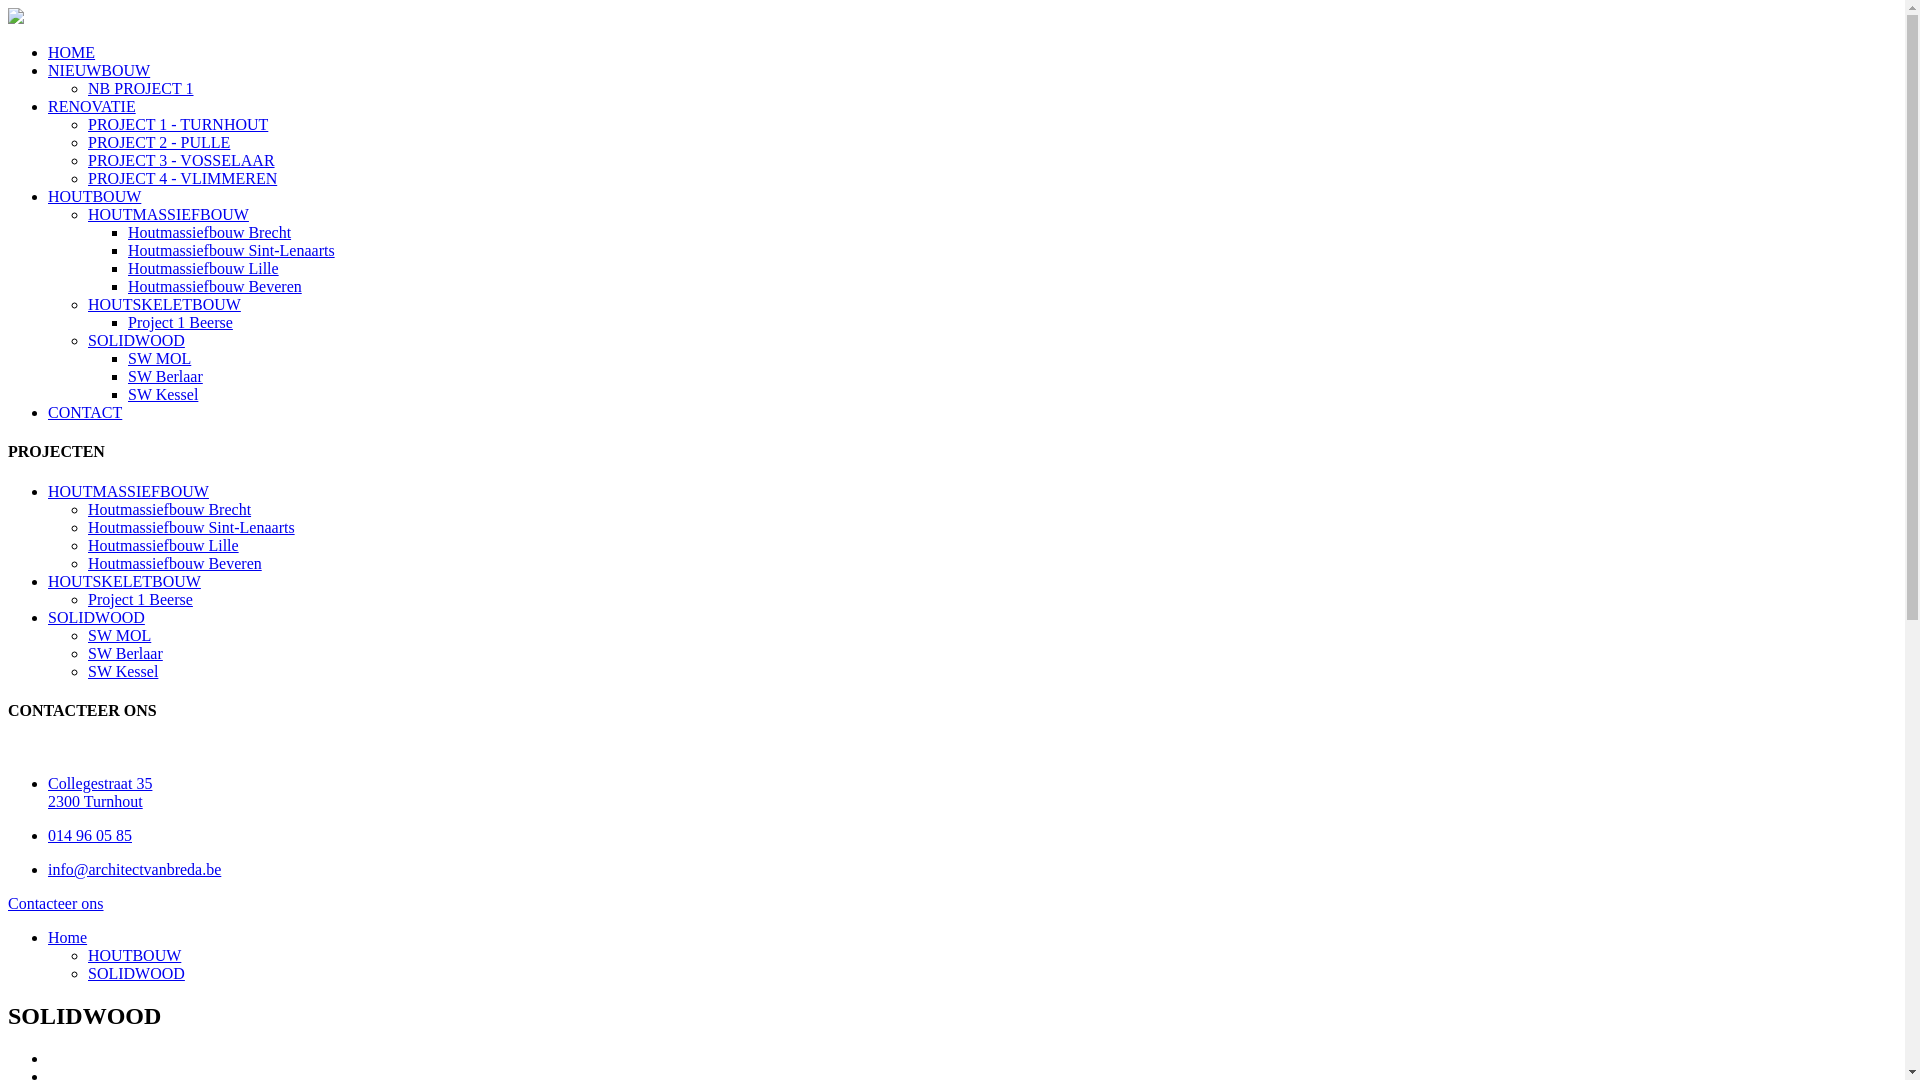  What do you see at coordinates (99, 791) in the screenshot?
I see `'Collegestraat 35` at bounding box center [99, 791].